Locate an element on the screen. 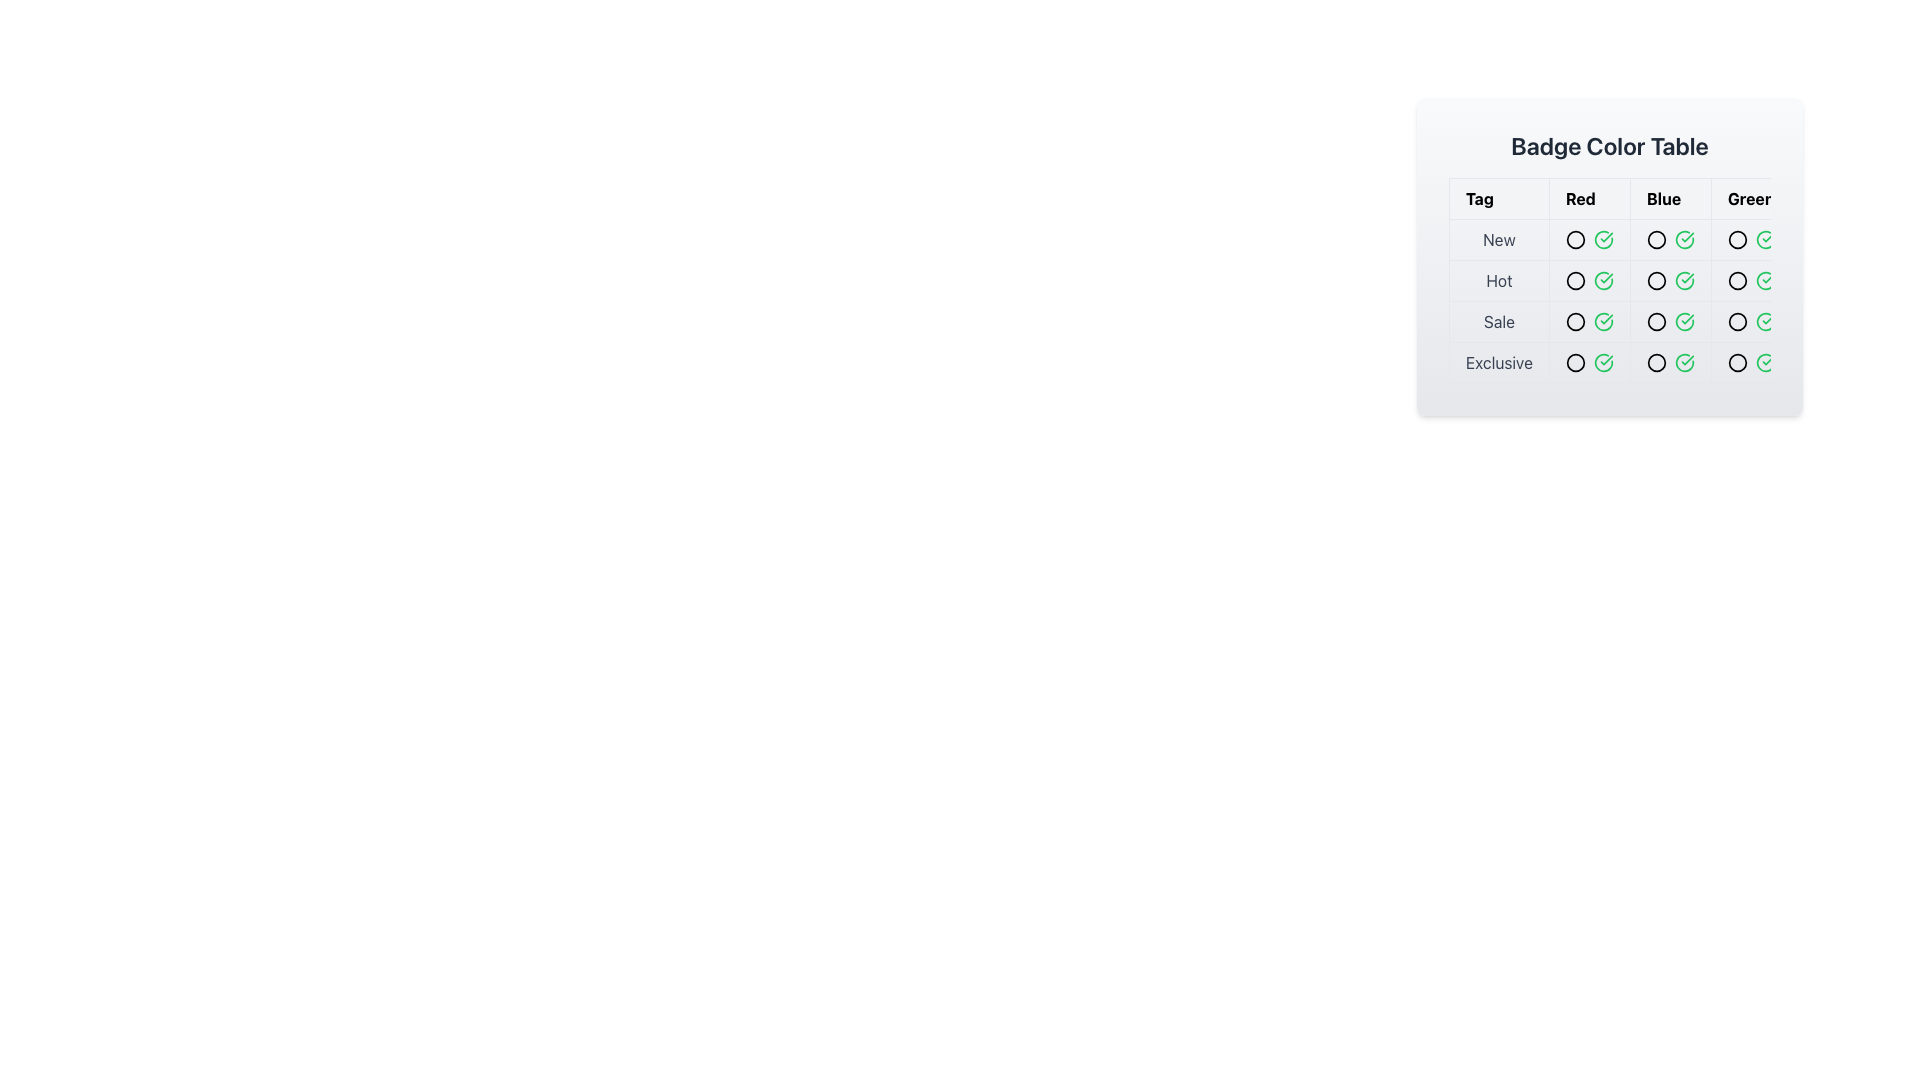 The image size is (1920, 1080). a cell in the 'Badge Color Table' to interact with its content is located at coordinates (1609, 256).